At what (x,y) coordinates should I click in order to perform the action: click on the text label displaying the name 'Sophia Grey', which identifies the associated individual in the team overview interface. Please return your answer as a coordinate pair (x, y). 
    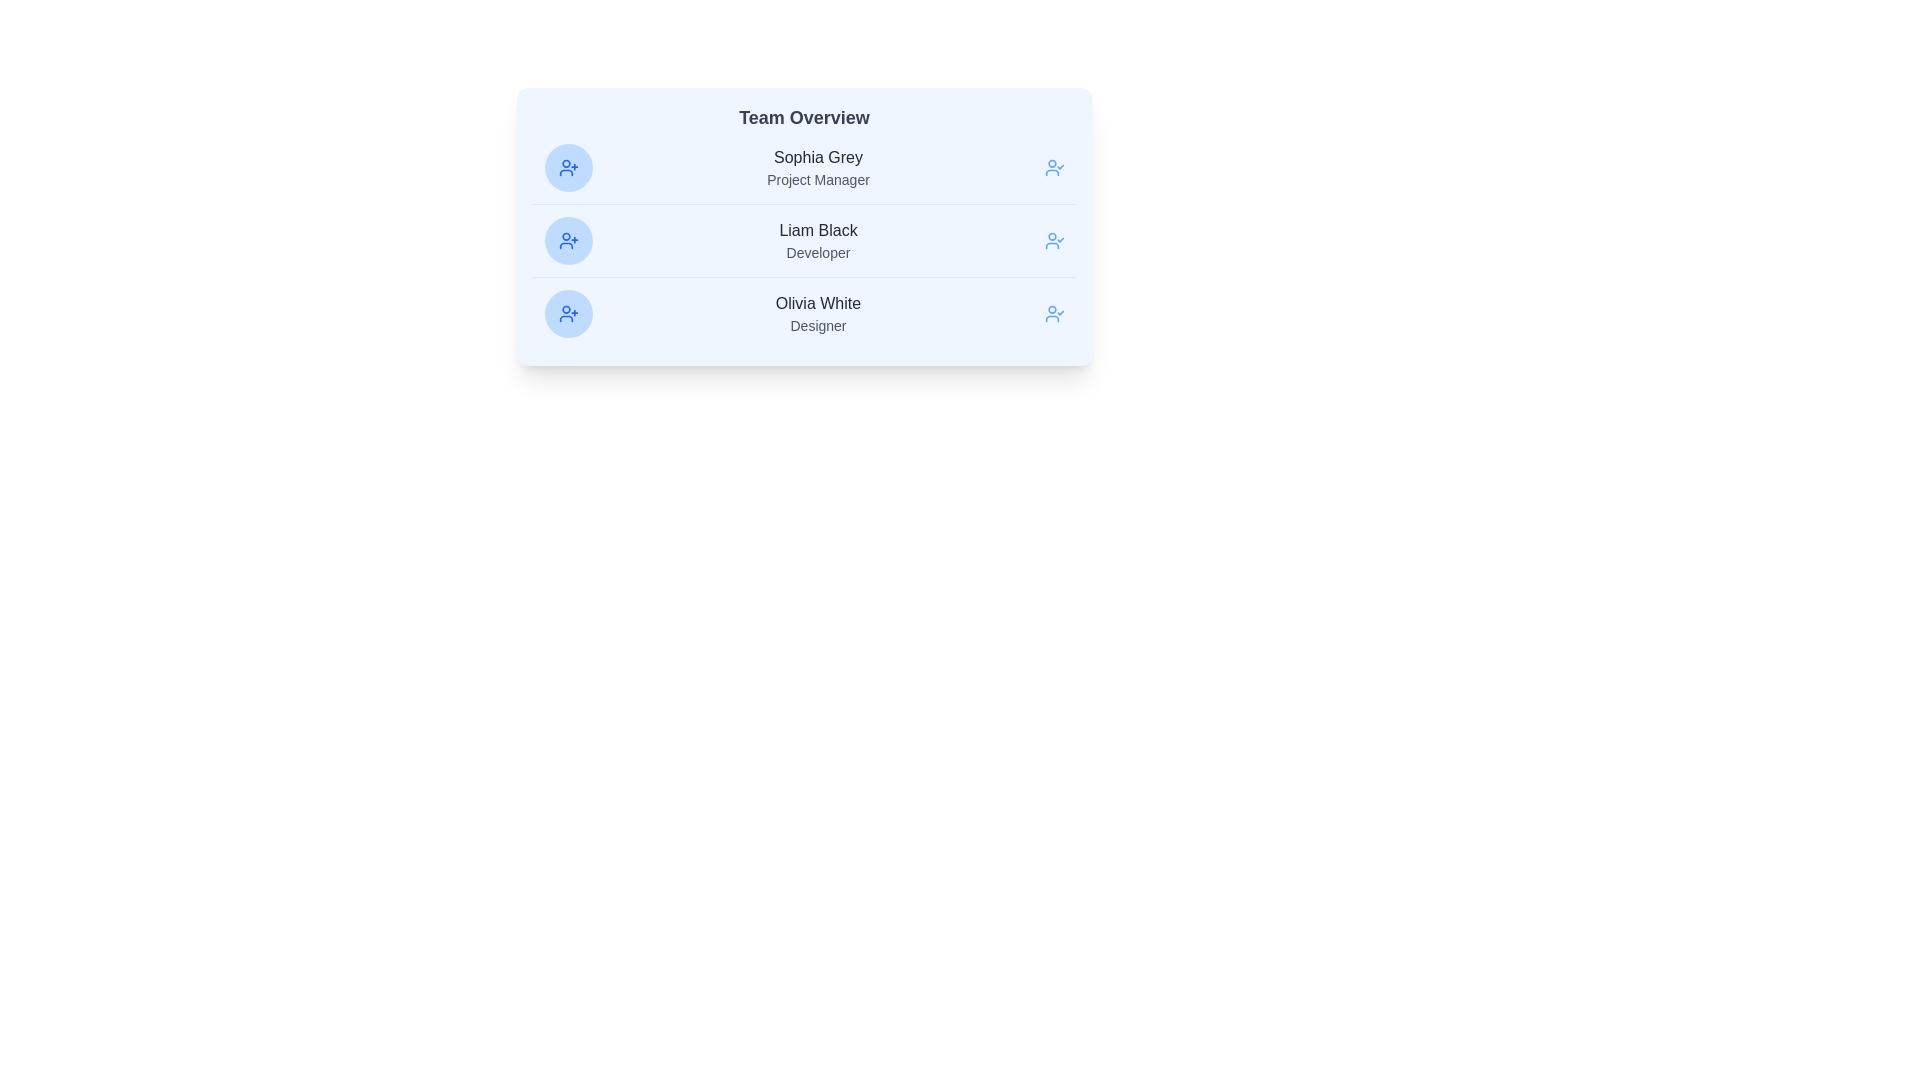
    Looking at the image, I should click on (818, 157).